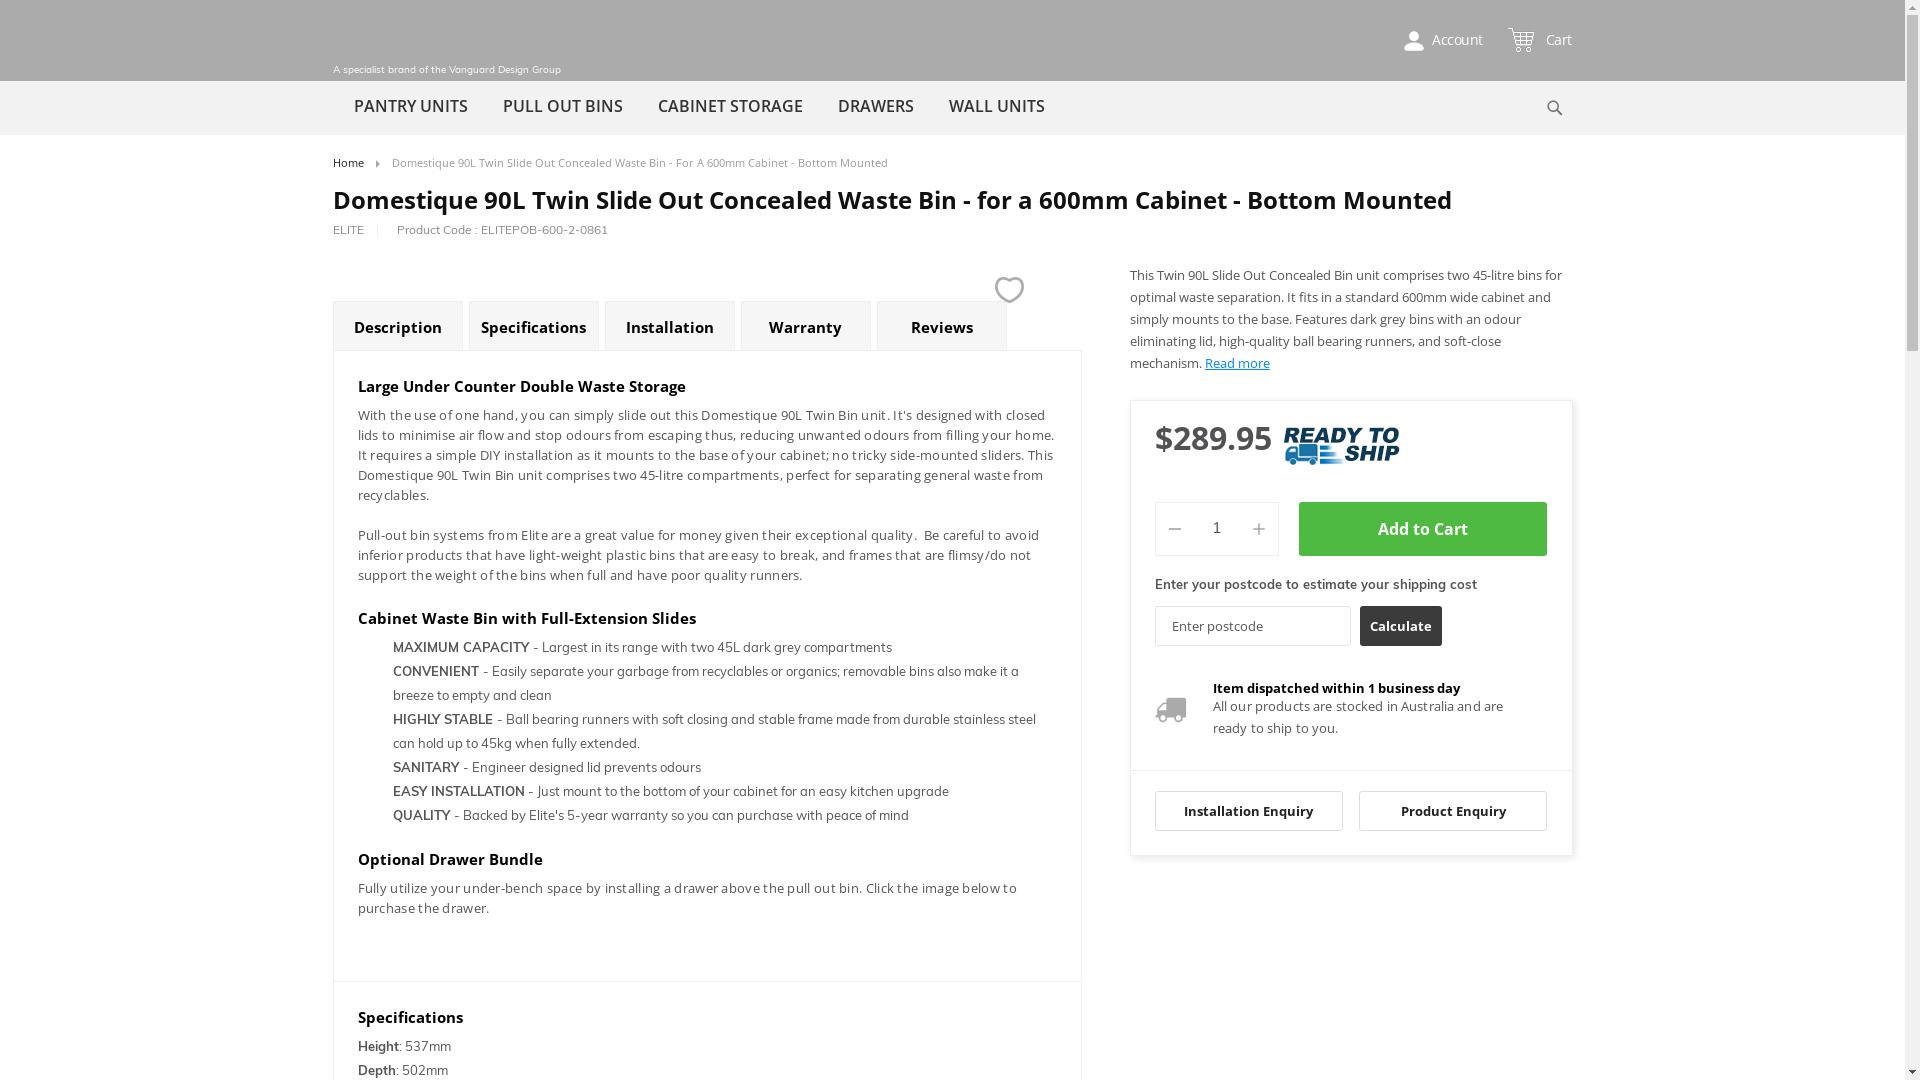 The height and width of the screenshot is (1080, 1920). What do you see at coordinates (668, 325) in the screenshot?
I see `'Installation'` at bounding box center [668, 325].